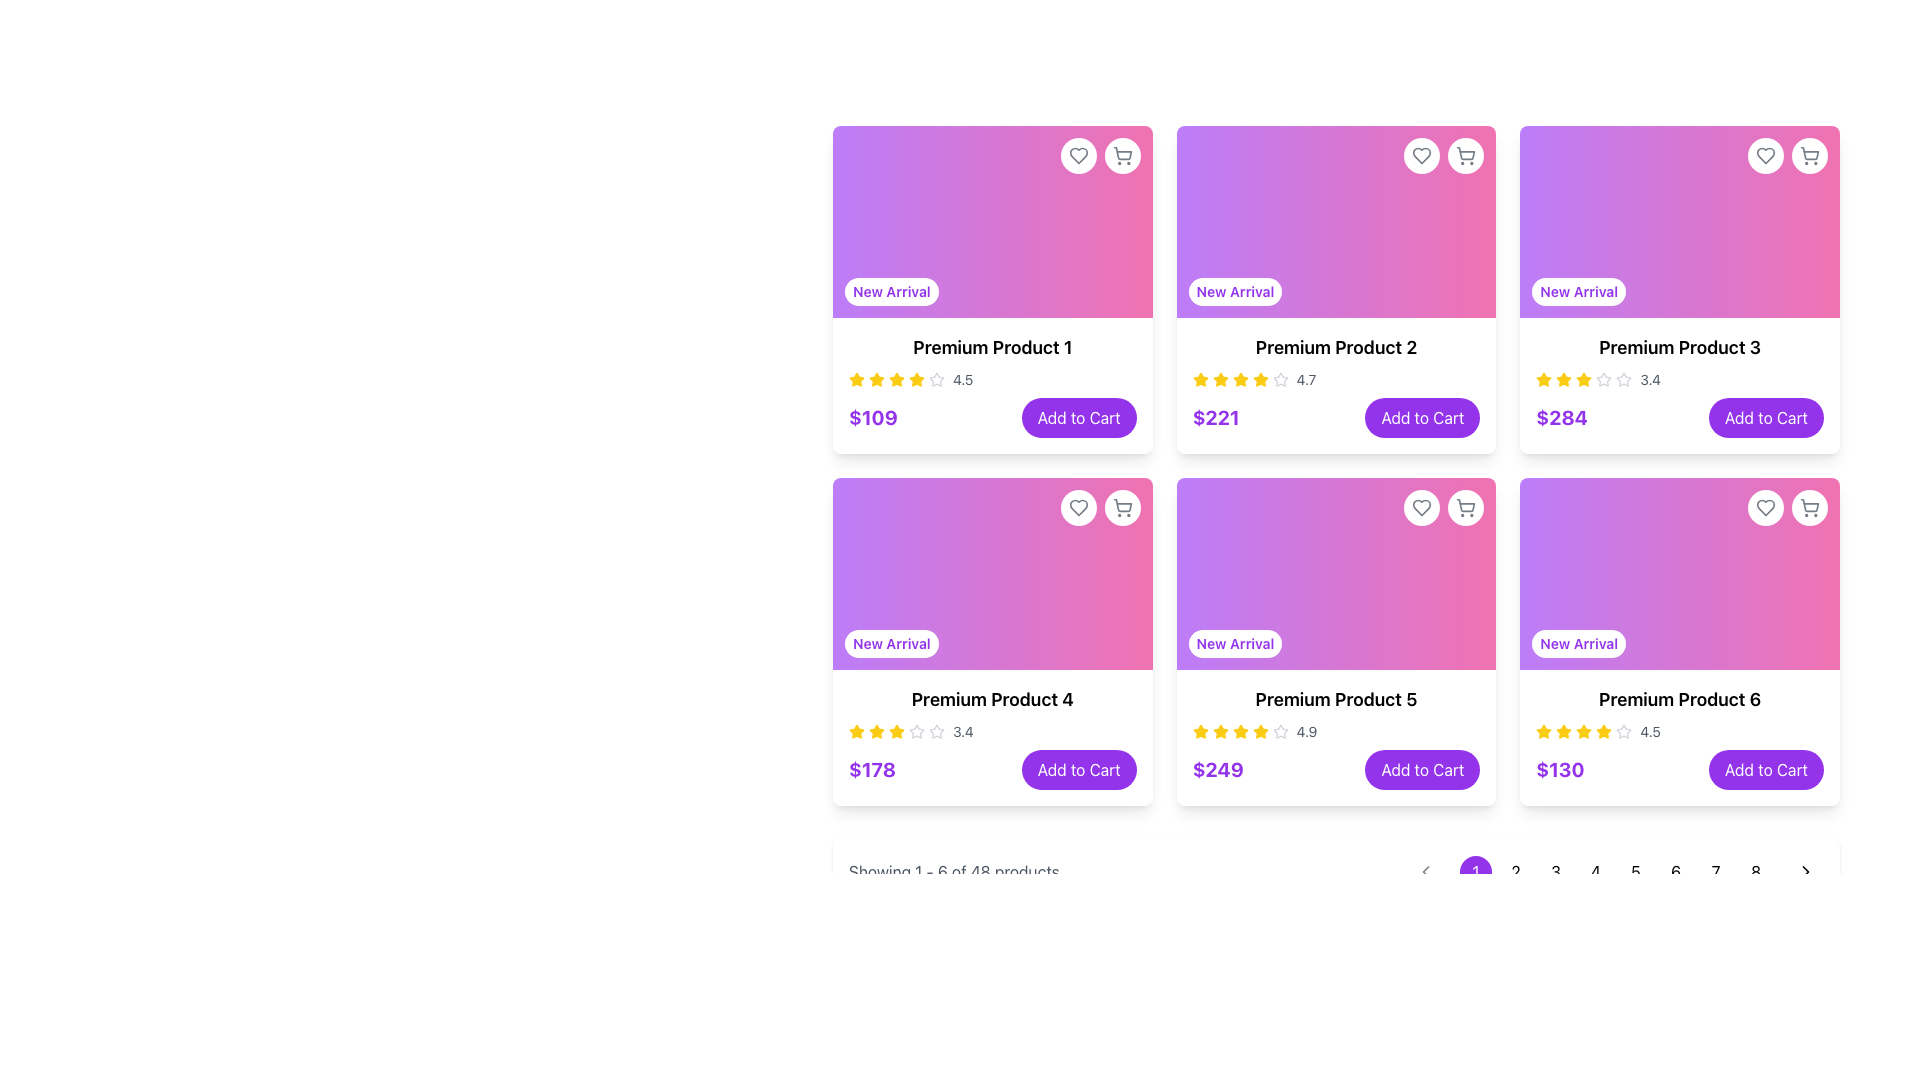 This screenshot has width=1920, height=1080. I want to click on the shopping cart icon represented by a wireframe design in the top right corner of the fifth product card in the second row of a grid layout, so click(1466, 504).